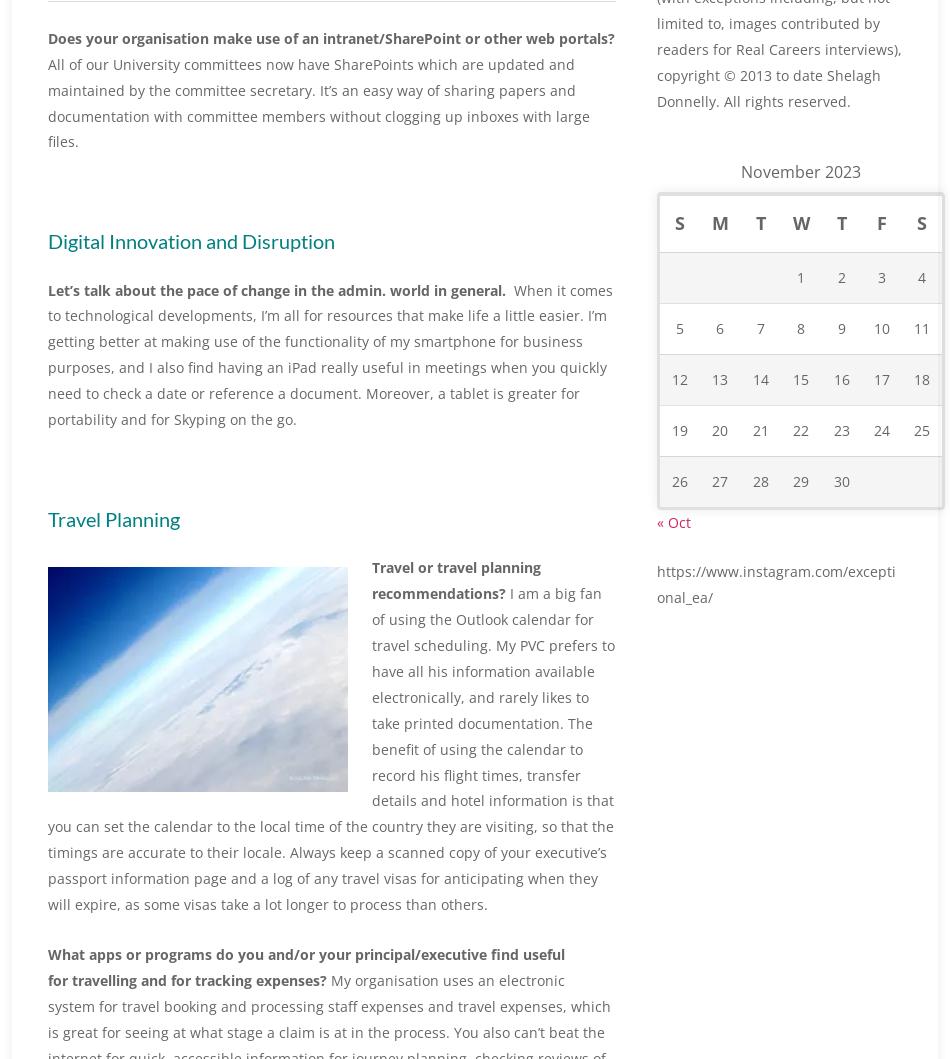 The image size is (950, 1059). Describe the element at coordinates (678, 422) in the screenshot. I see `'12'` at that location.